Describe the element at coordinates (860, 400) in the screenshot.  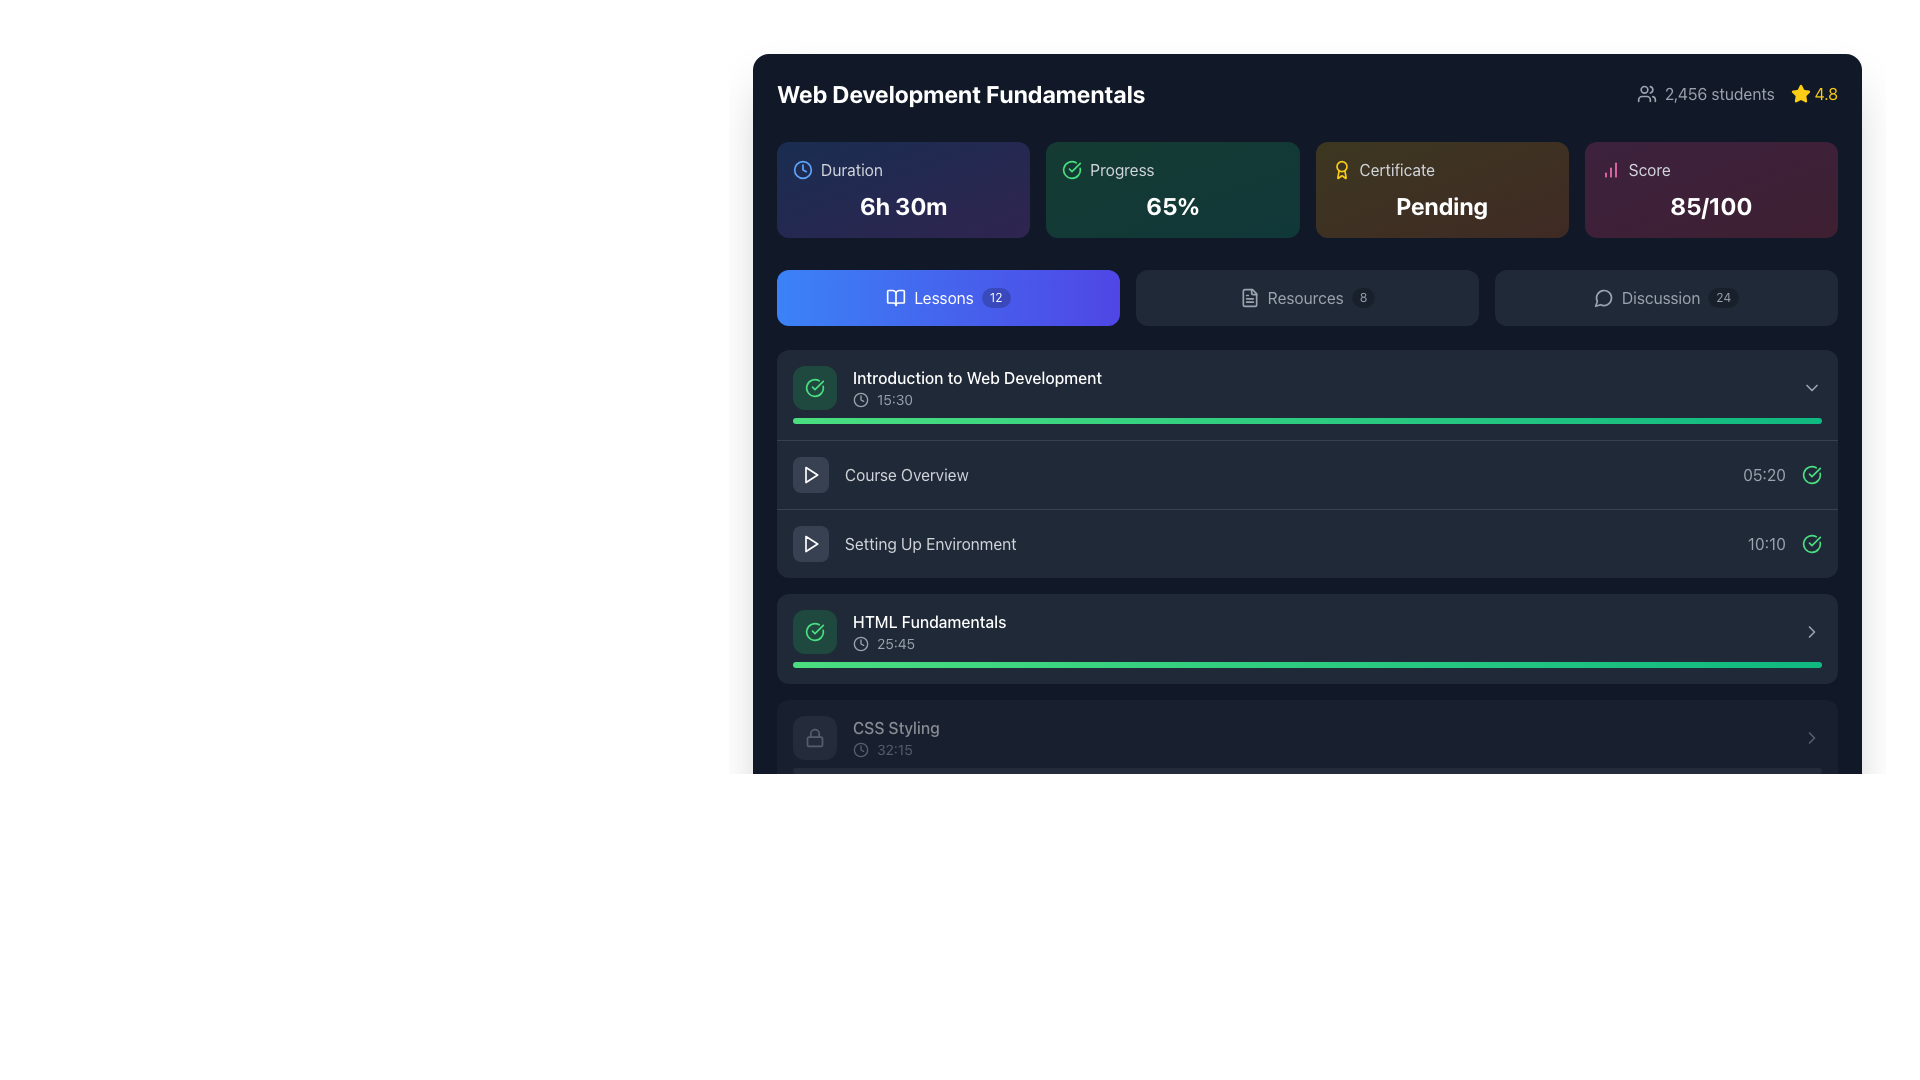
I see `the stylized clock face icon, which is located to the left of the text '15:30' in the duration information group for the 'Introduction to Web Development' entry in the upper region of the lesson panel` at that location.